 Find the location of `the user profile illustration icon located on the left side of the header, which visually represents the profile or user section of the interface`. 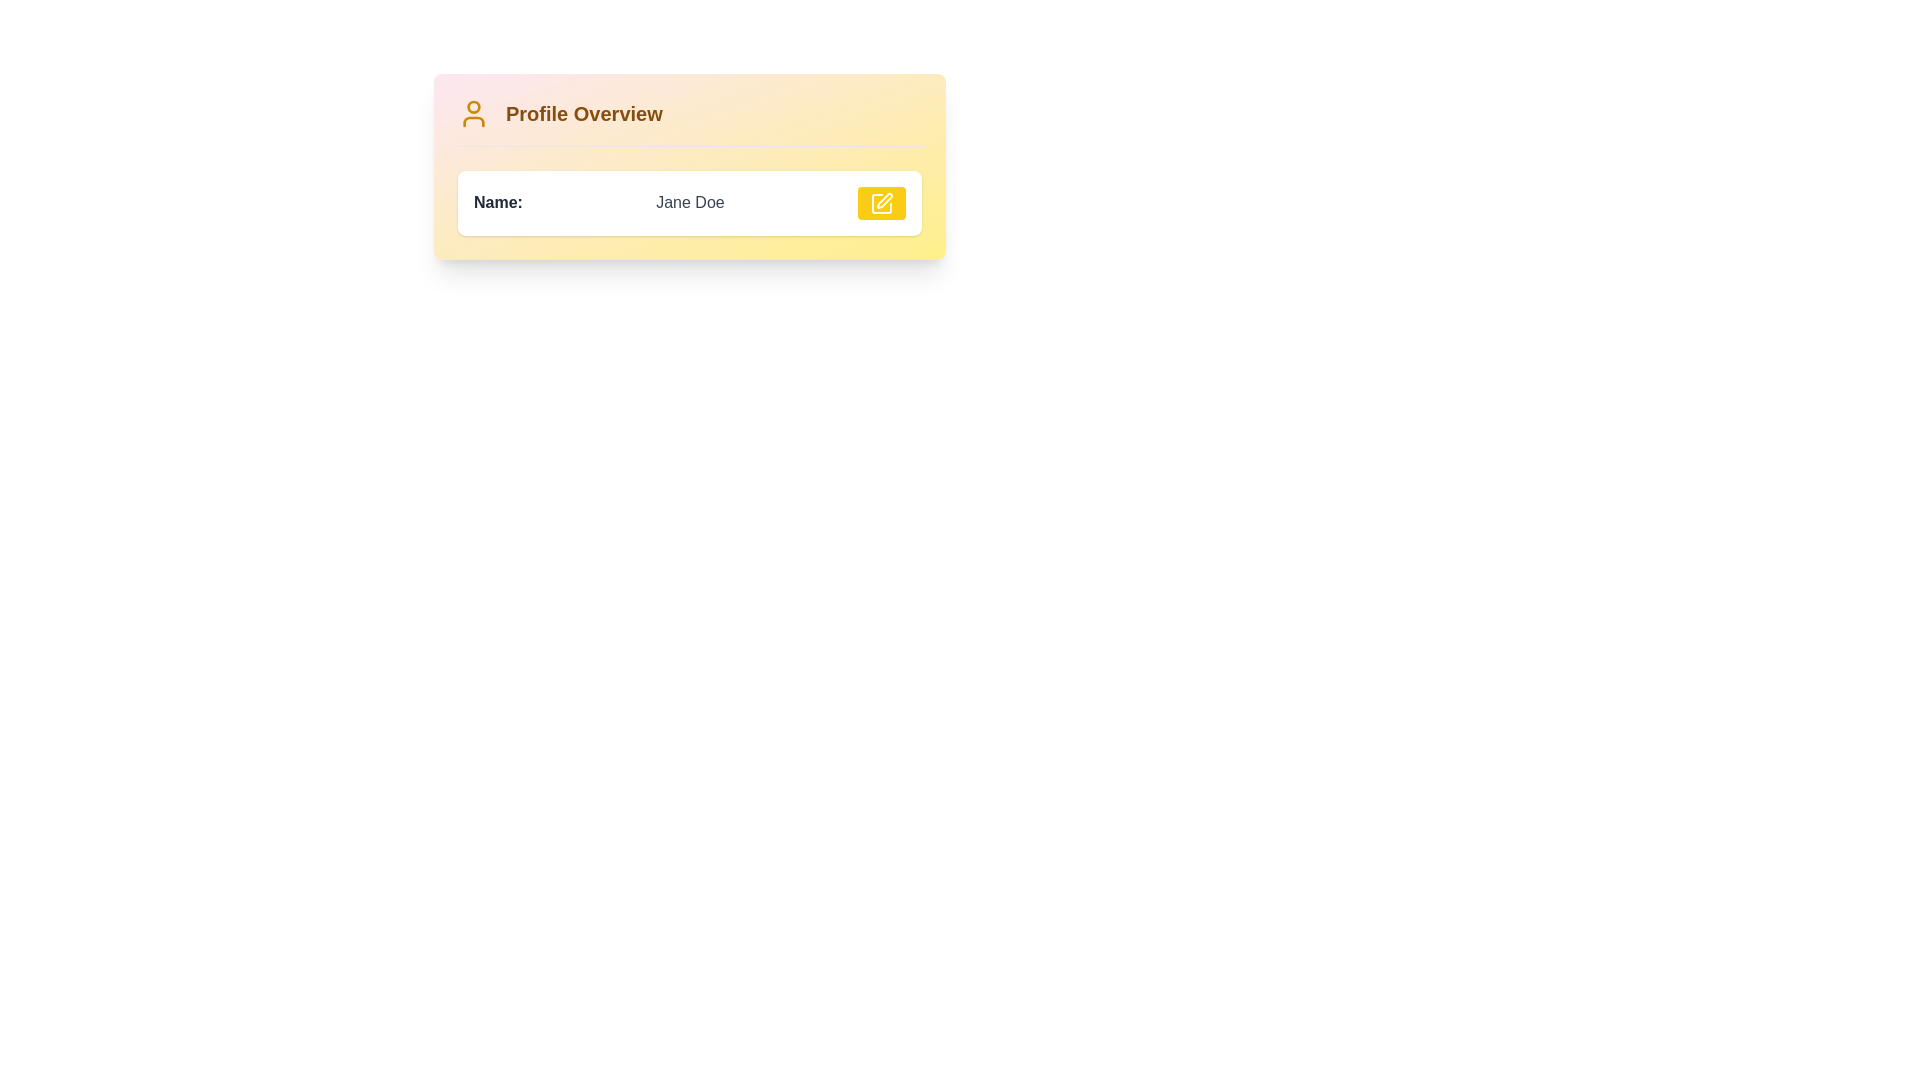

the user profile illustration icon located on the left side of the header, which visually represents the profile or user section of the interface is located at coordinates (473, 114).